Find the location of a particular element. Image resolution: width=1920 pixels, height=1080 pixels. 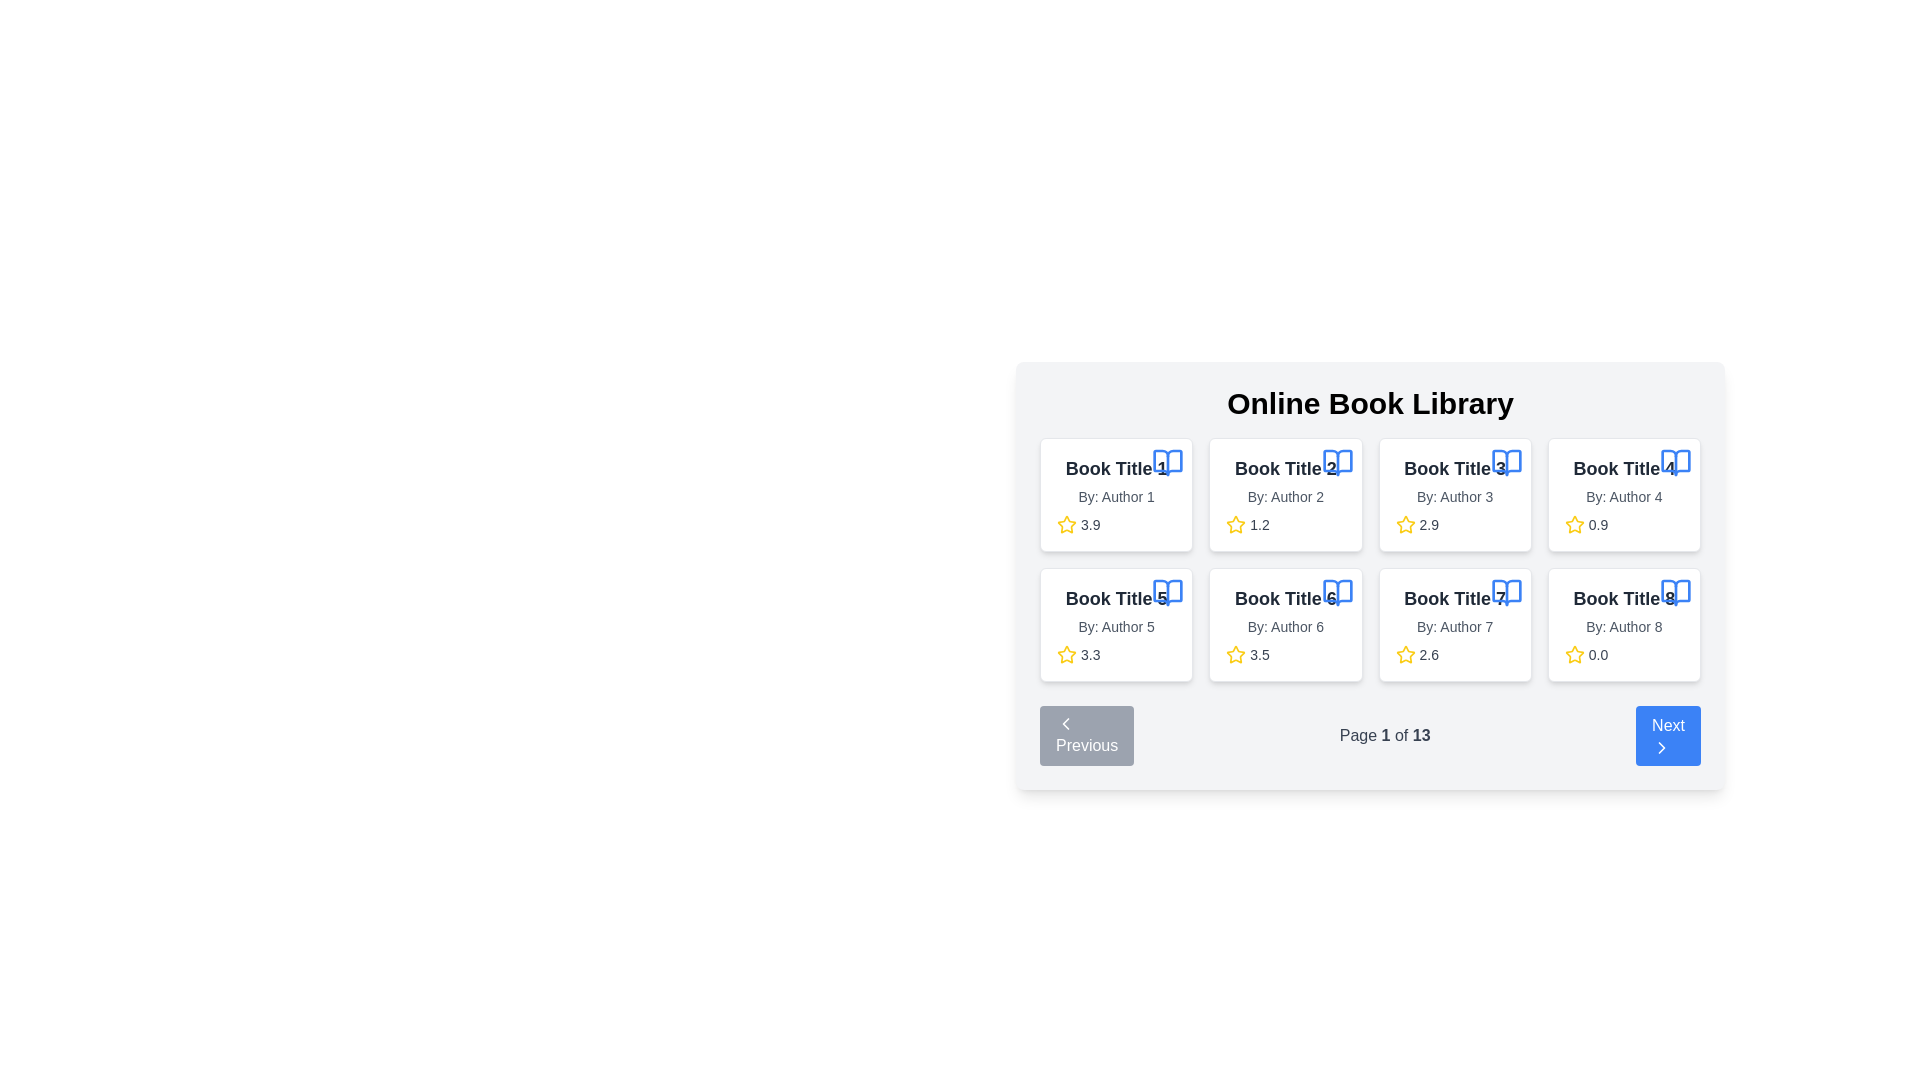

the text display showing the value '3.5' in gray font, which is located in the sixth book card of the second row, positioned beside a yellow star rating icon is located at coordinates (1258, 655).